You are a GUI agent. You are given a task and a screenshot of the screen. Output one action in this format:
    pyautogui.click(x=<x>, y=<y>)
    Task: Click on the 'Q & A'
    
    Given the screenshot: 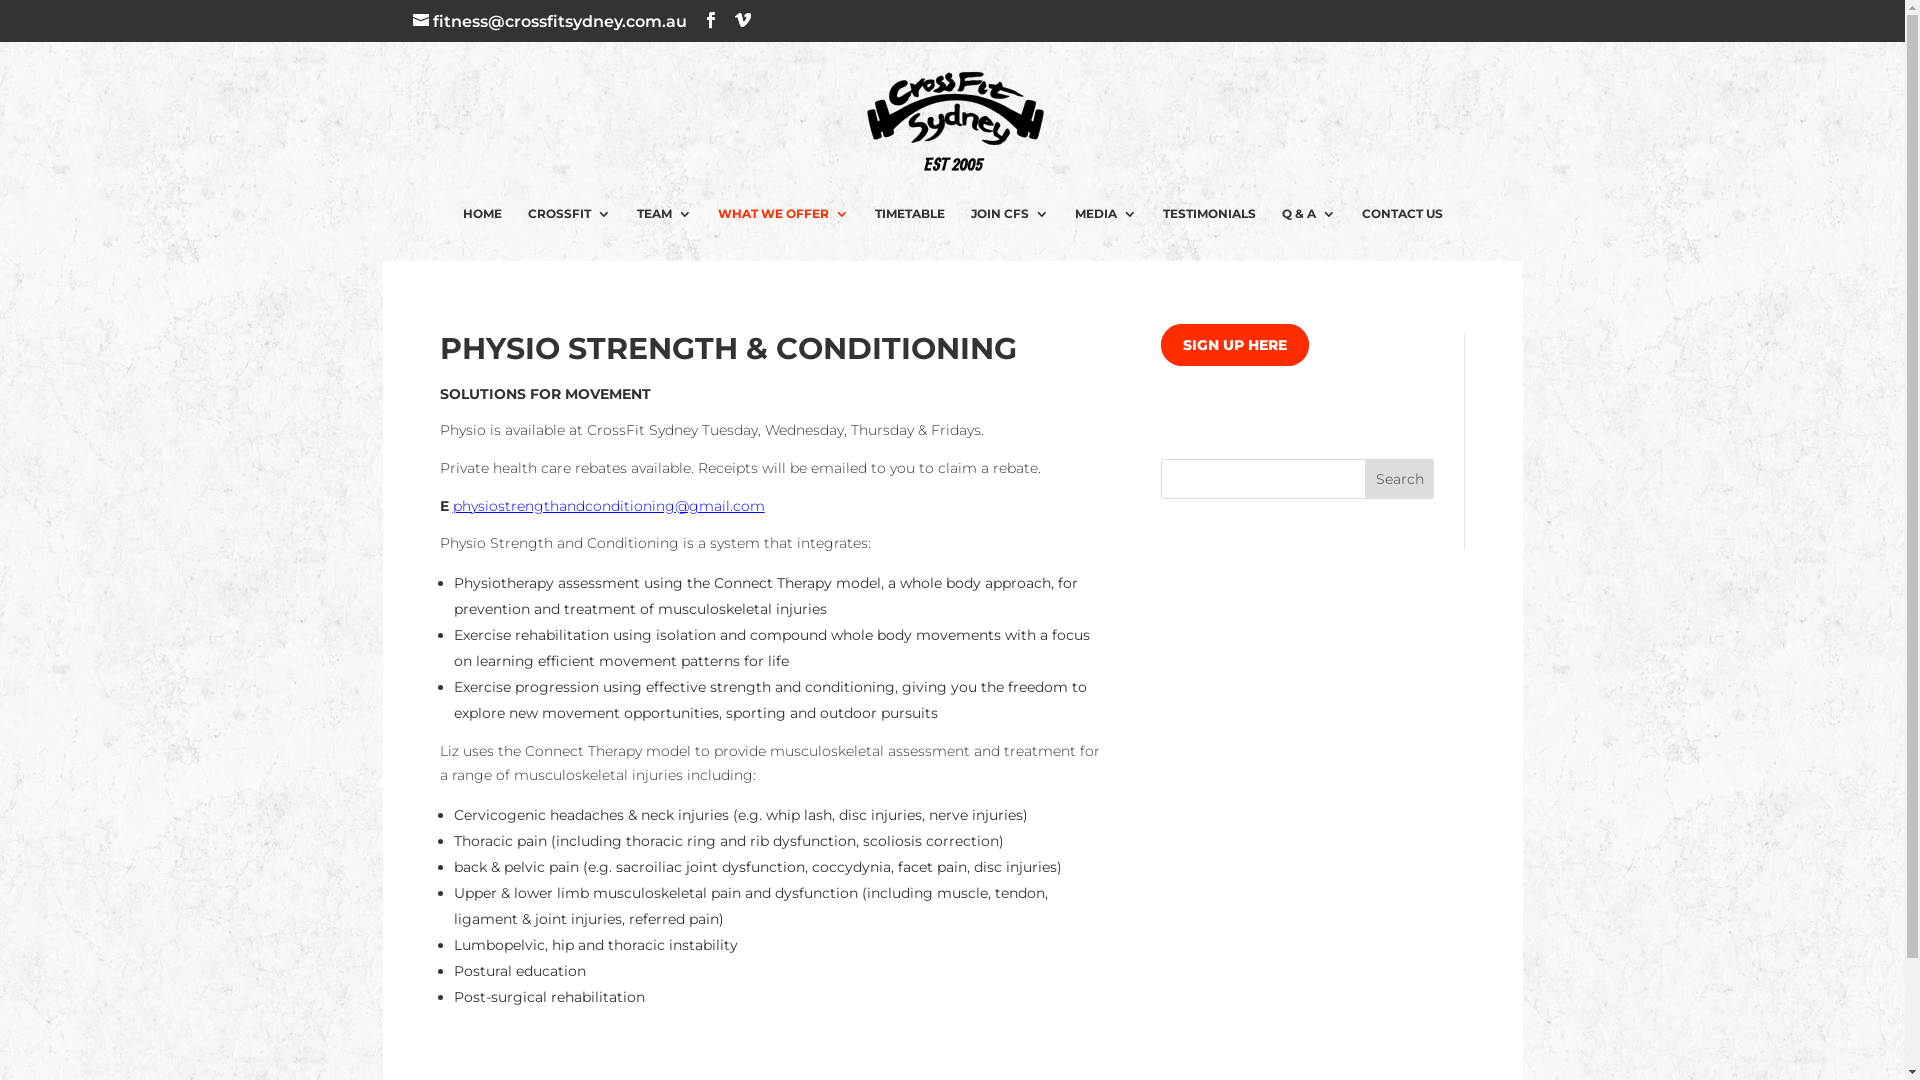 What is the action you would take?
    pyautogui.click(x=1281, y=219)
    